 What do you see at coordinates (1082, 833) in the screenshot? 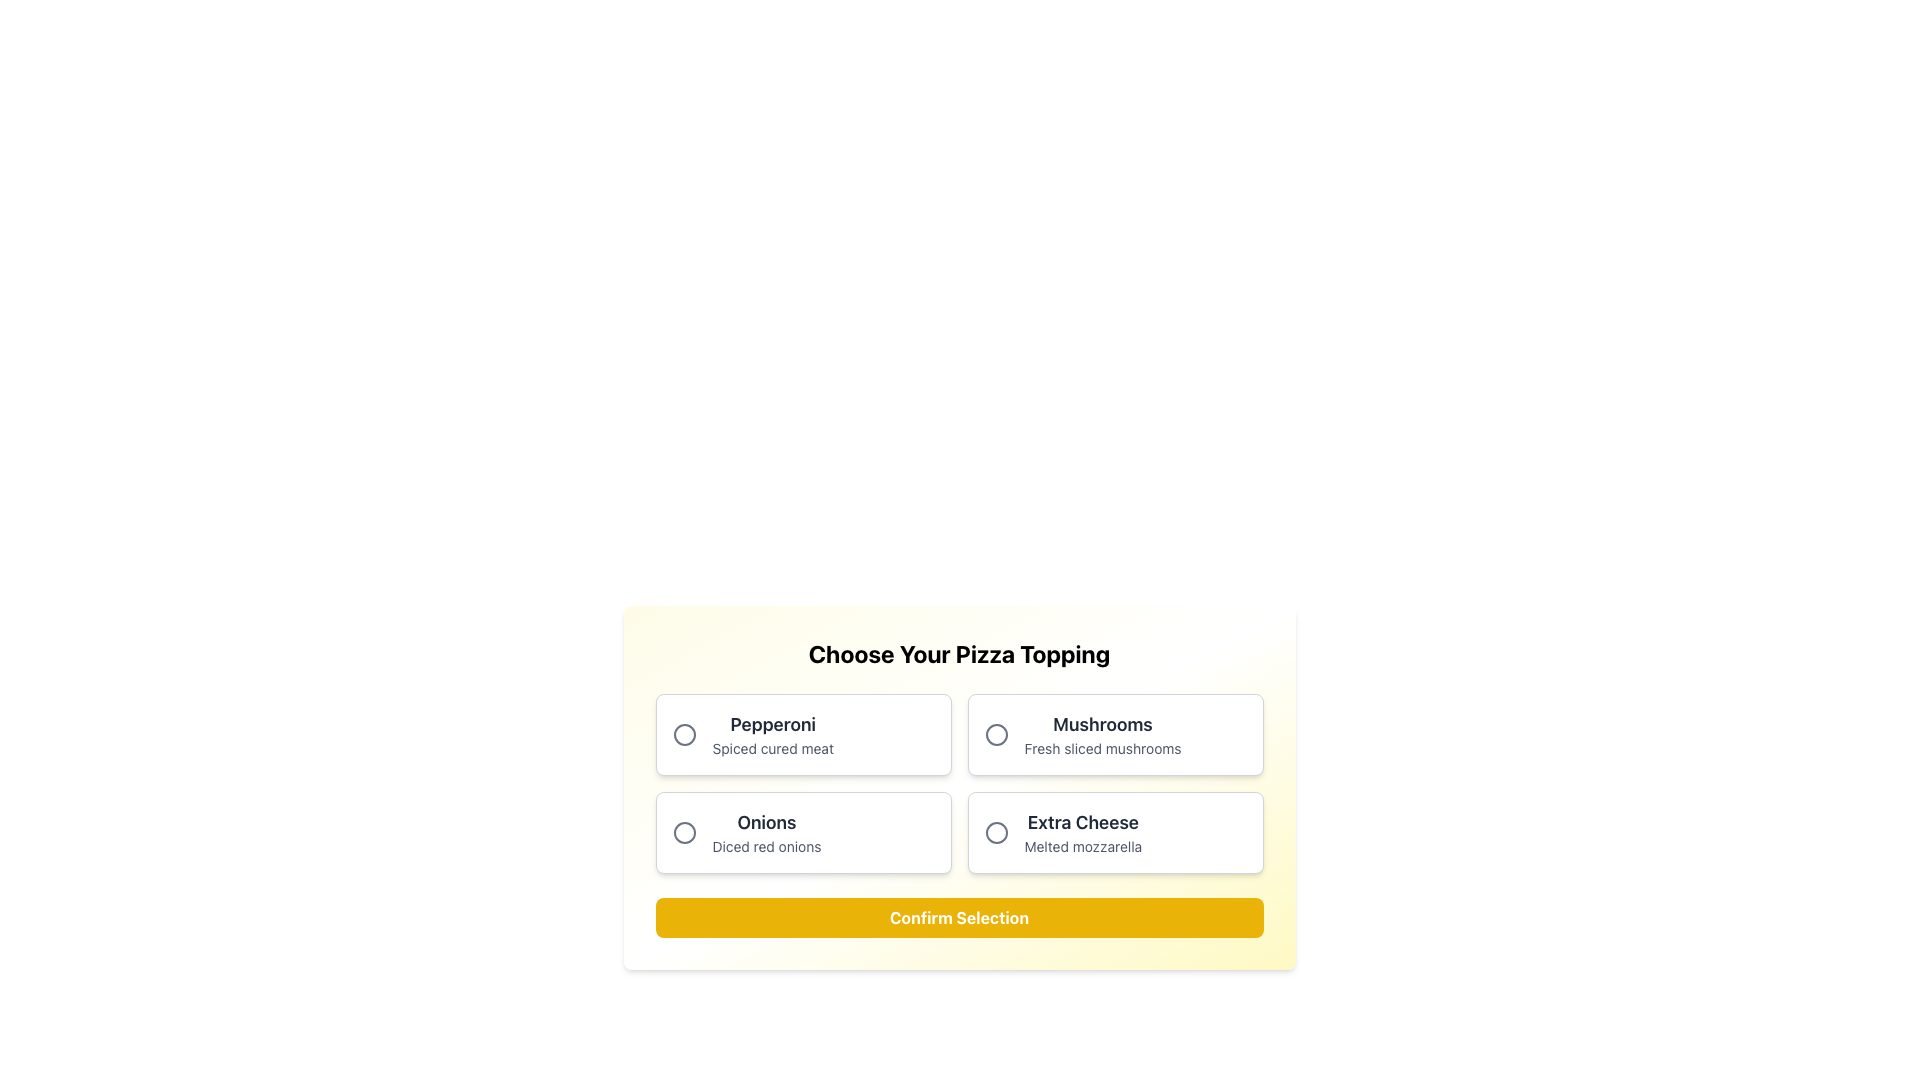
I see `the 'Extra Cheese' text label, which consists of the main text 'Extra Cheese' in bold and larger font, and the secondary description 'Melted mozzarella' in a smaller font, located in the lower-right quarter of the pizza toppings selection grid` at bounding box center [1082, 833].